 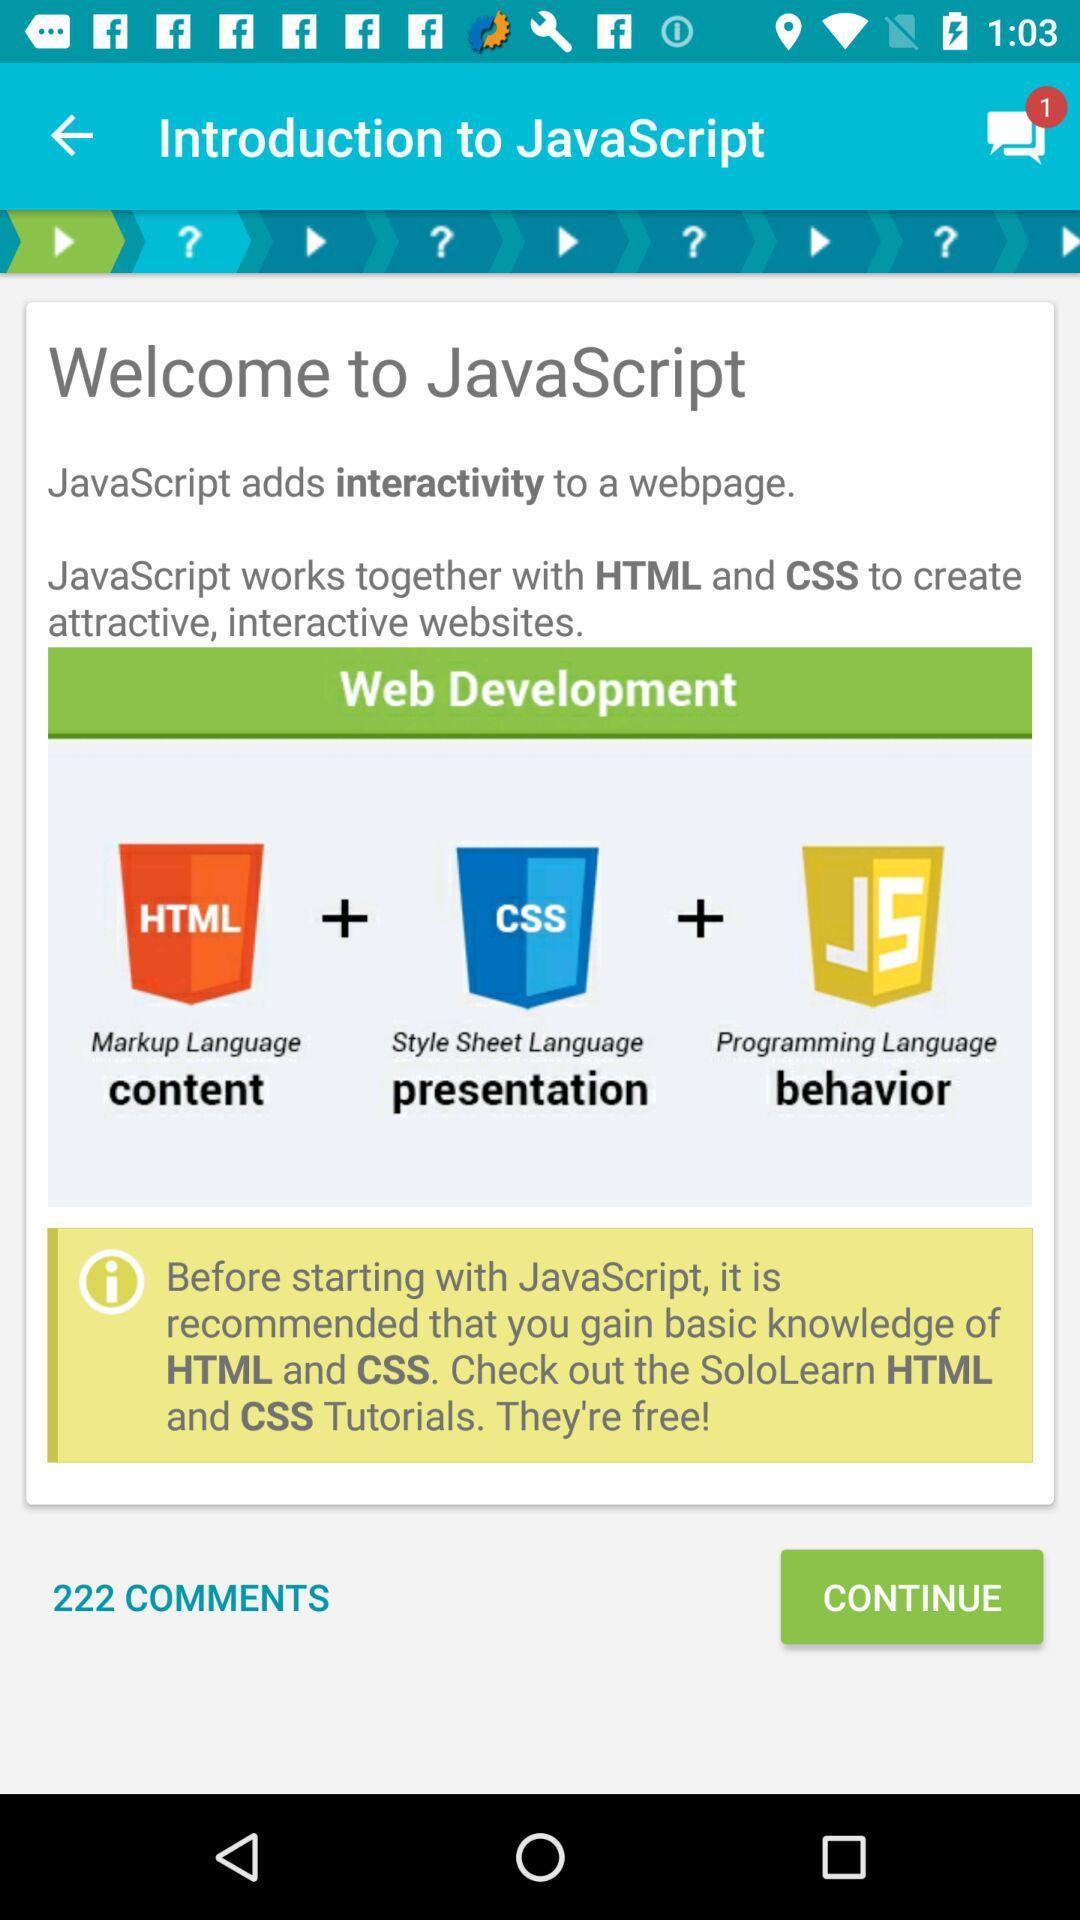 What do you see at coordinates (587, 1345) in the screenshot?
I see `the before starting with icon` at bounding box center [587, 1345].